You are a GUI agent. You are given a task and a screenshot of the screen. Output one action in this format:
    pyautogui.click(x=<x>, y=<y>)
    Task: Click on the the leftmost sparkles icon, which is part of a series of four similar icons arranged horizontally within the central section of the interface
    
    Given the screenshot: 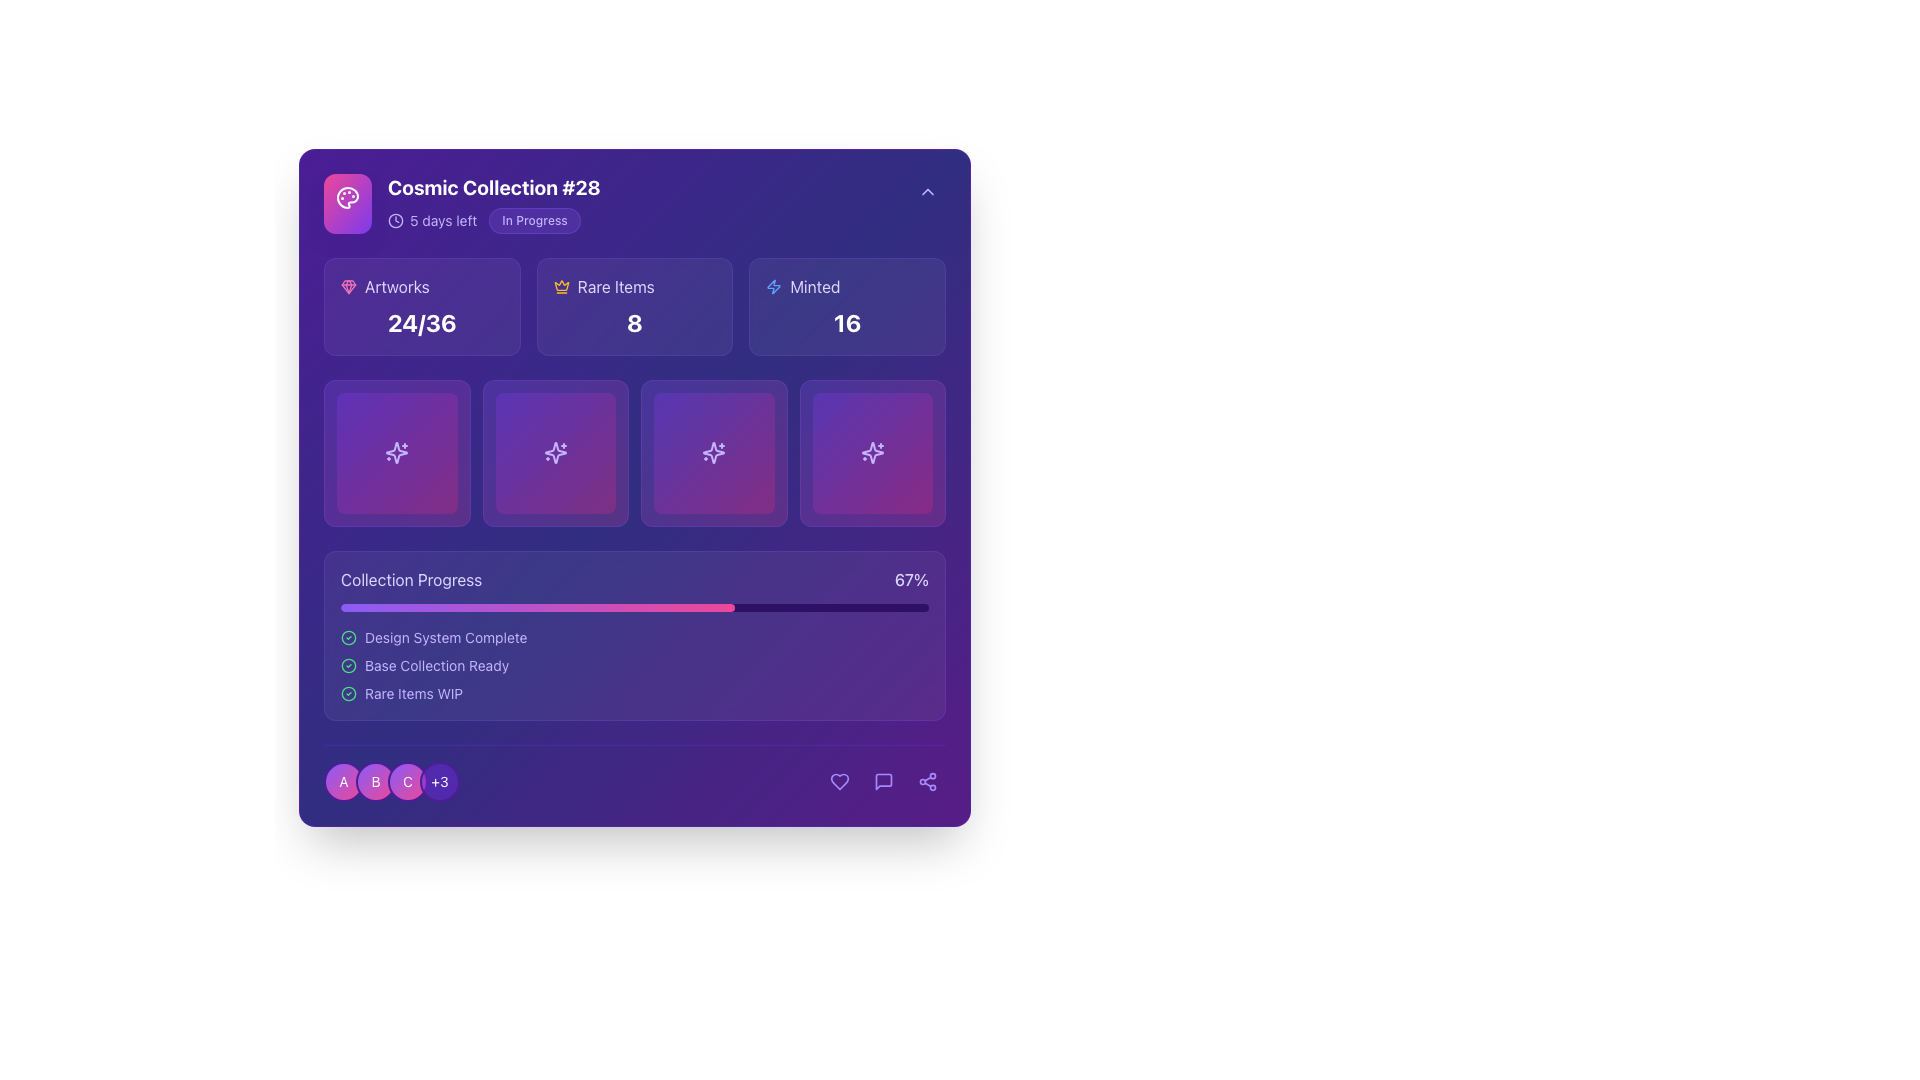 What is the action you would take?
    pyautogui.click(x=397, y=453)
    